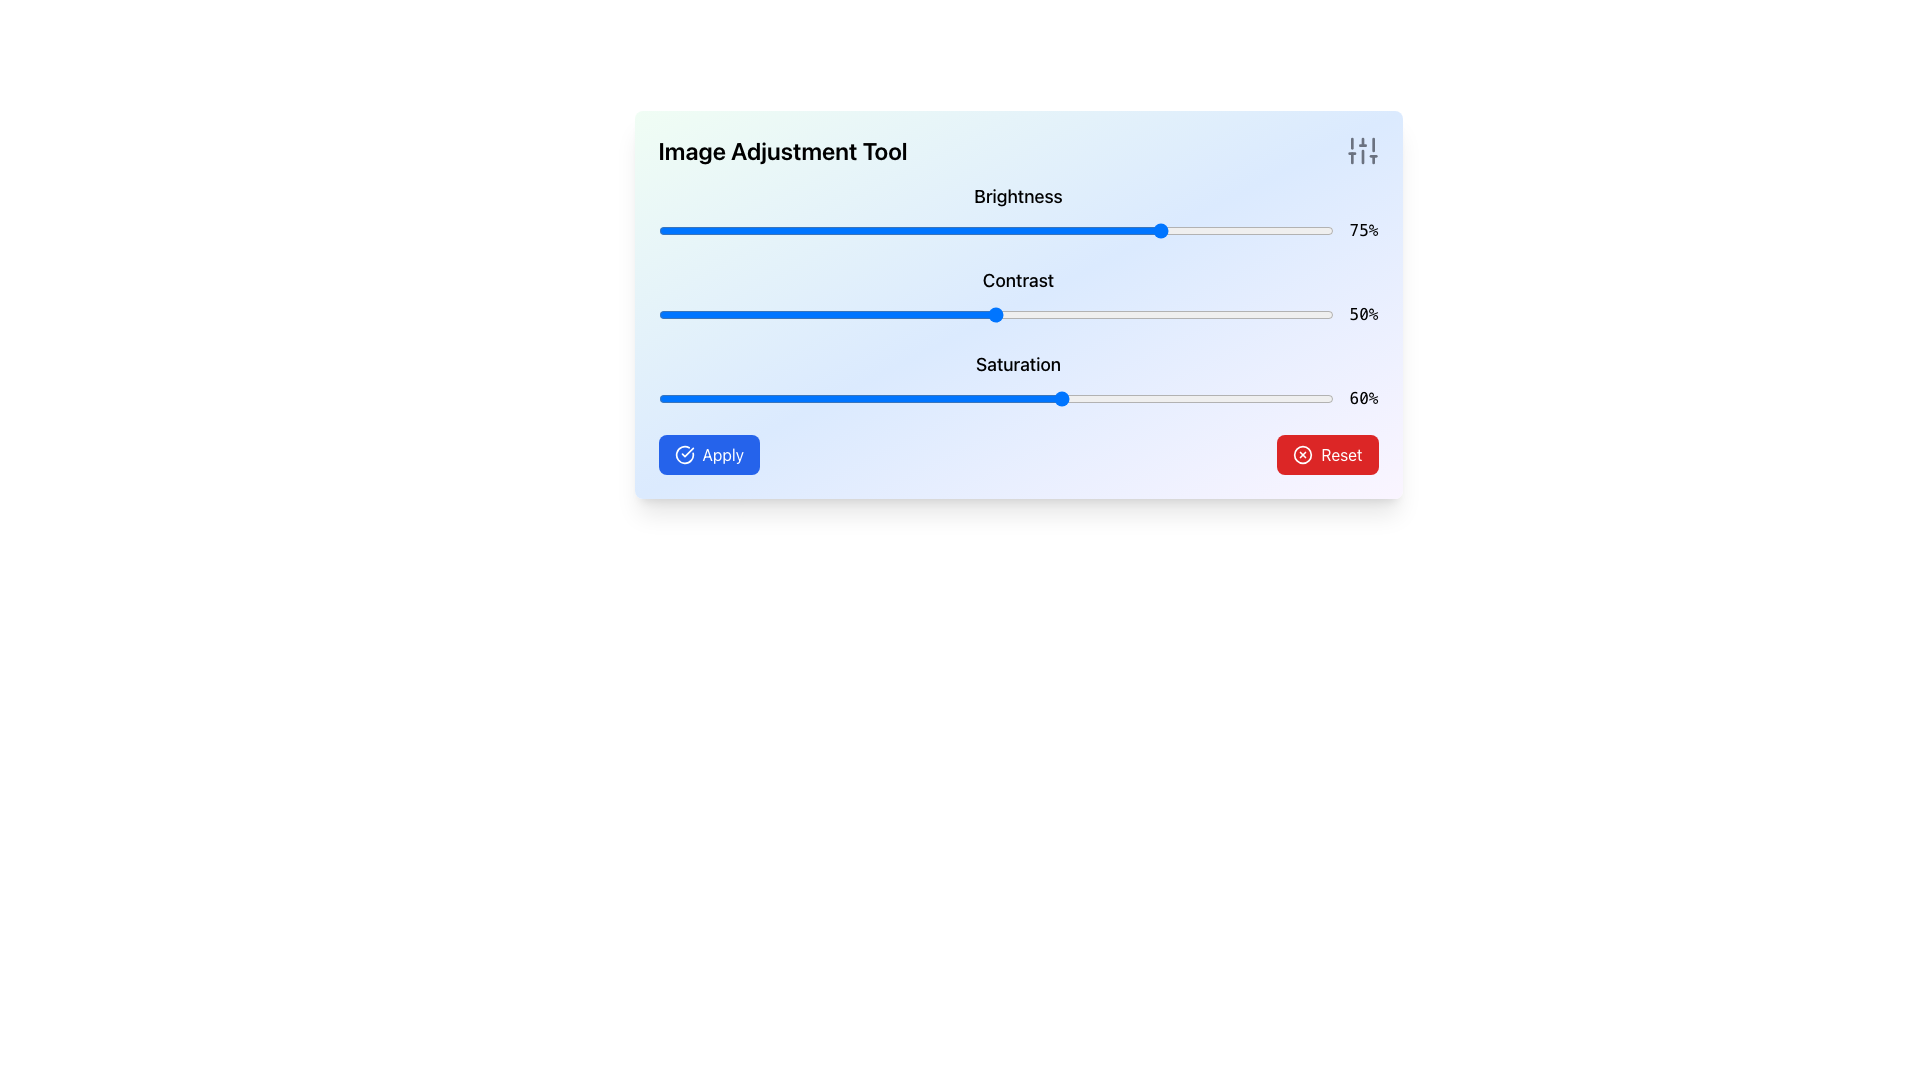 Image resolution: width=1920 pixels, height=1080 pixels. What do you see at coordinates (1116, 315) in the screenshot?
I see `contrast` at bounding box center [1116, 315].